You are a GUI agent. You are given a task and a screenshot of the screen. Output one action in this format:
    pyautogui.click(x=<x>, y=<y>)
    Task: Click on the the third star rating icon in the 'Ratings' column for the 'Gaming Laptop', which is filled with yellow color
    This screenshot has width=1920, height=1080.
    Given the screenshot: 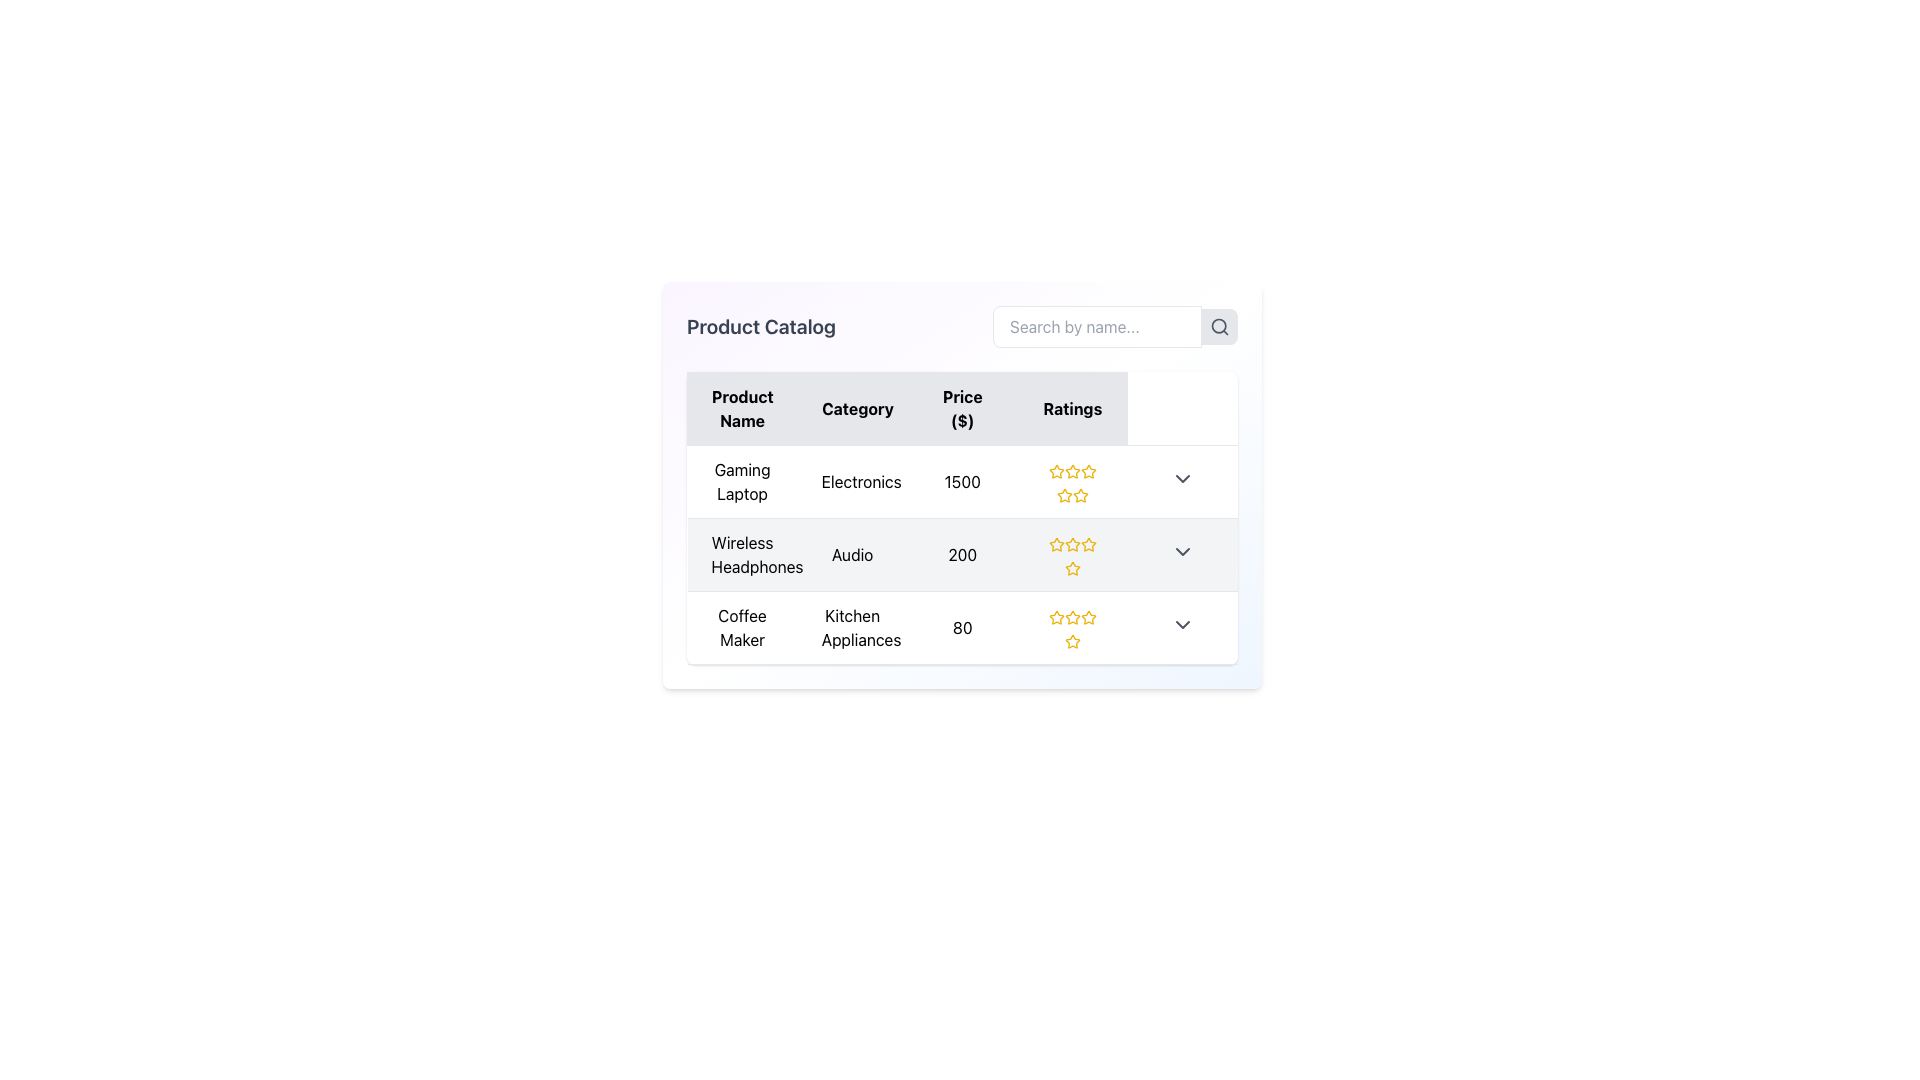 What is the action you would take?
    pyautogui.click(x=1063, y=495)
    